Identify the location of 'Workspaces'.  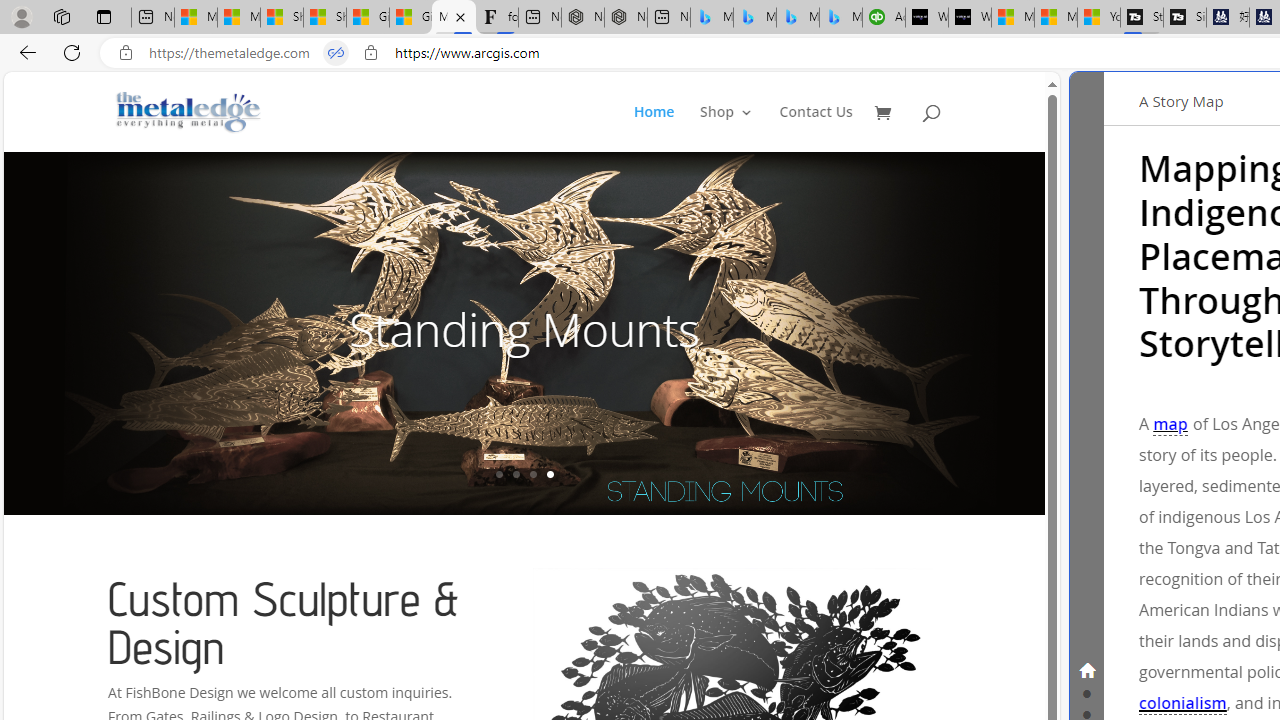
(61, 16).